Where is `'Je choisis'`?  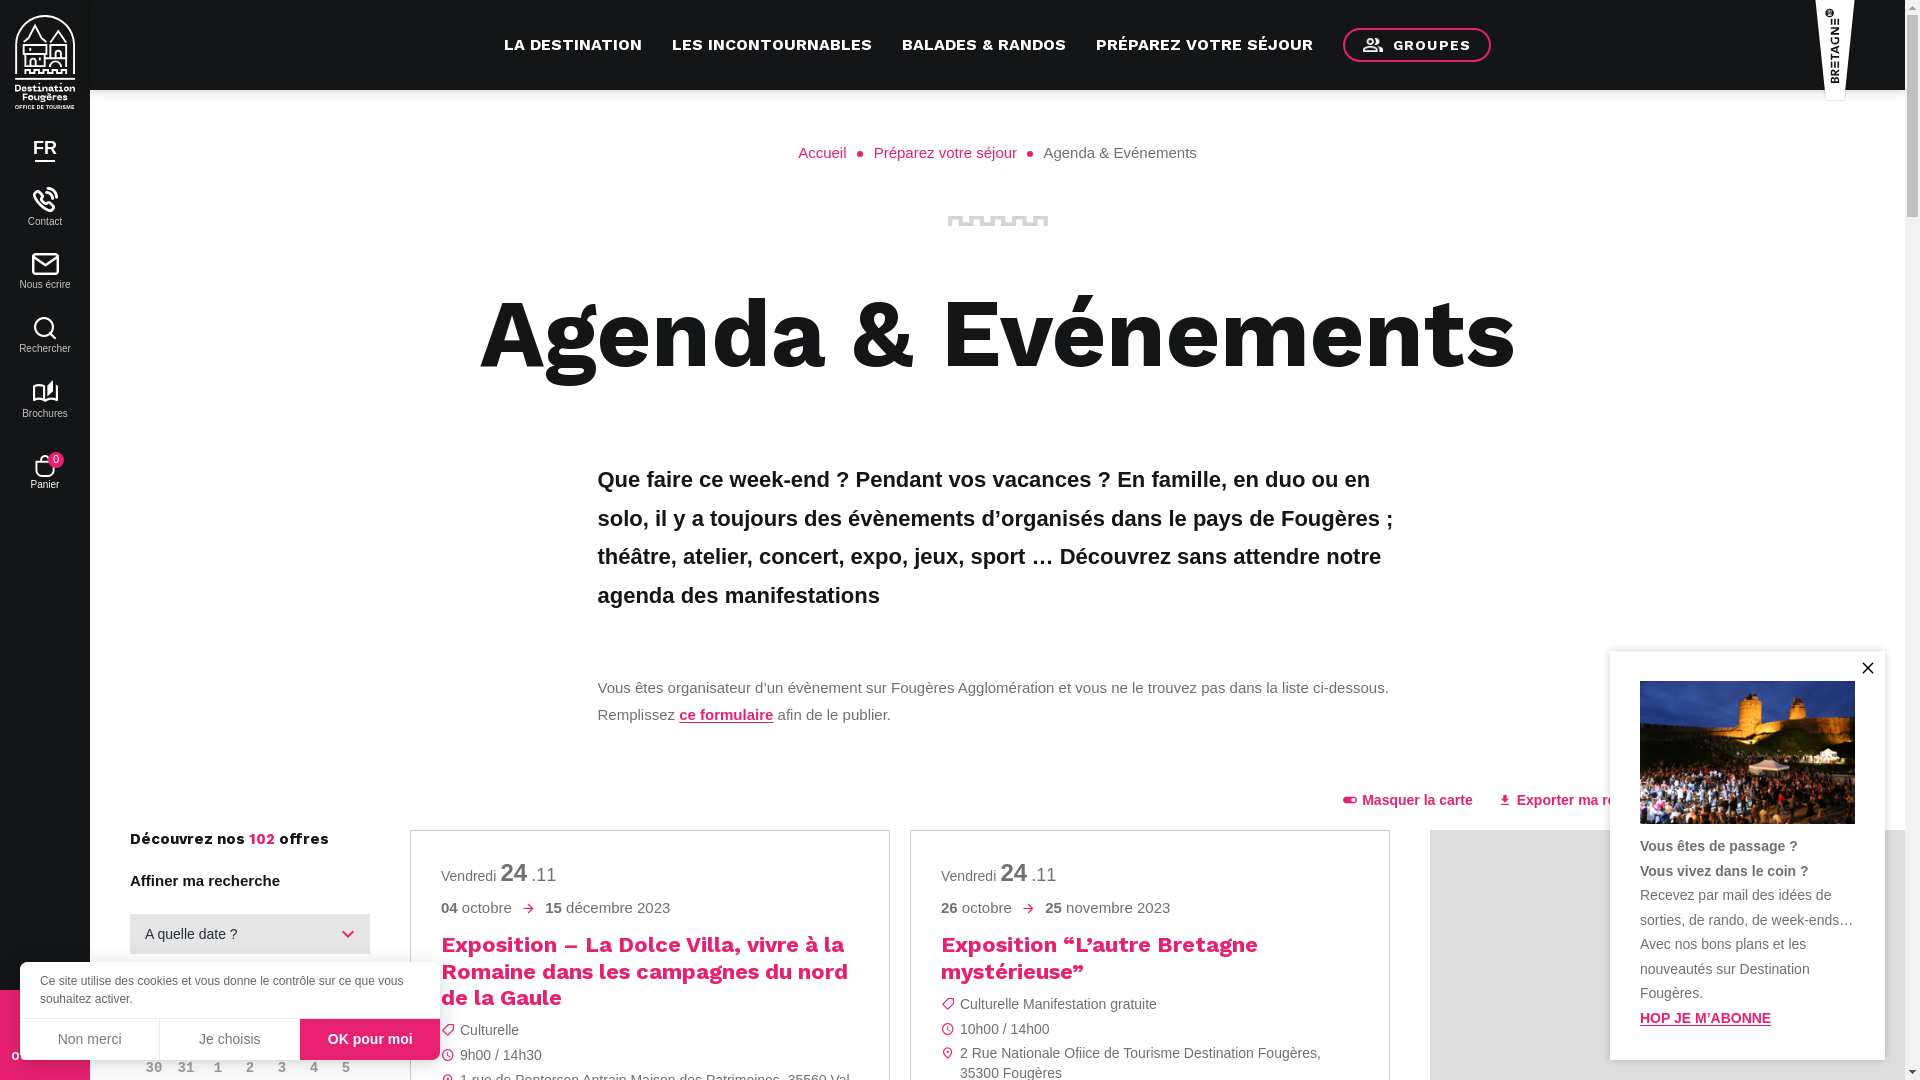
'Je choisis' is located at coordinates (230, 1037).